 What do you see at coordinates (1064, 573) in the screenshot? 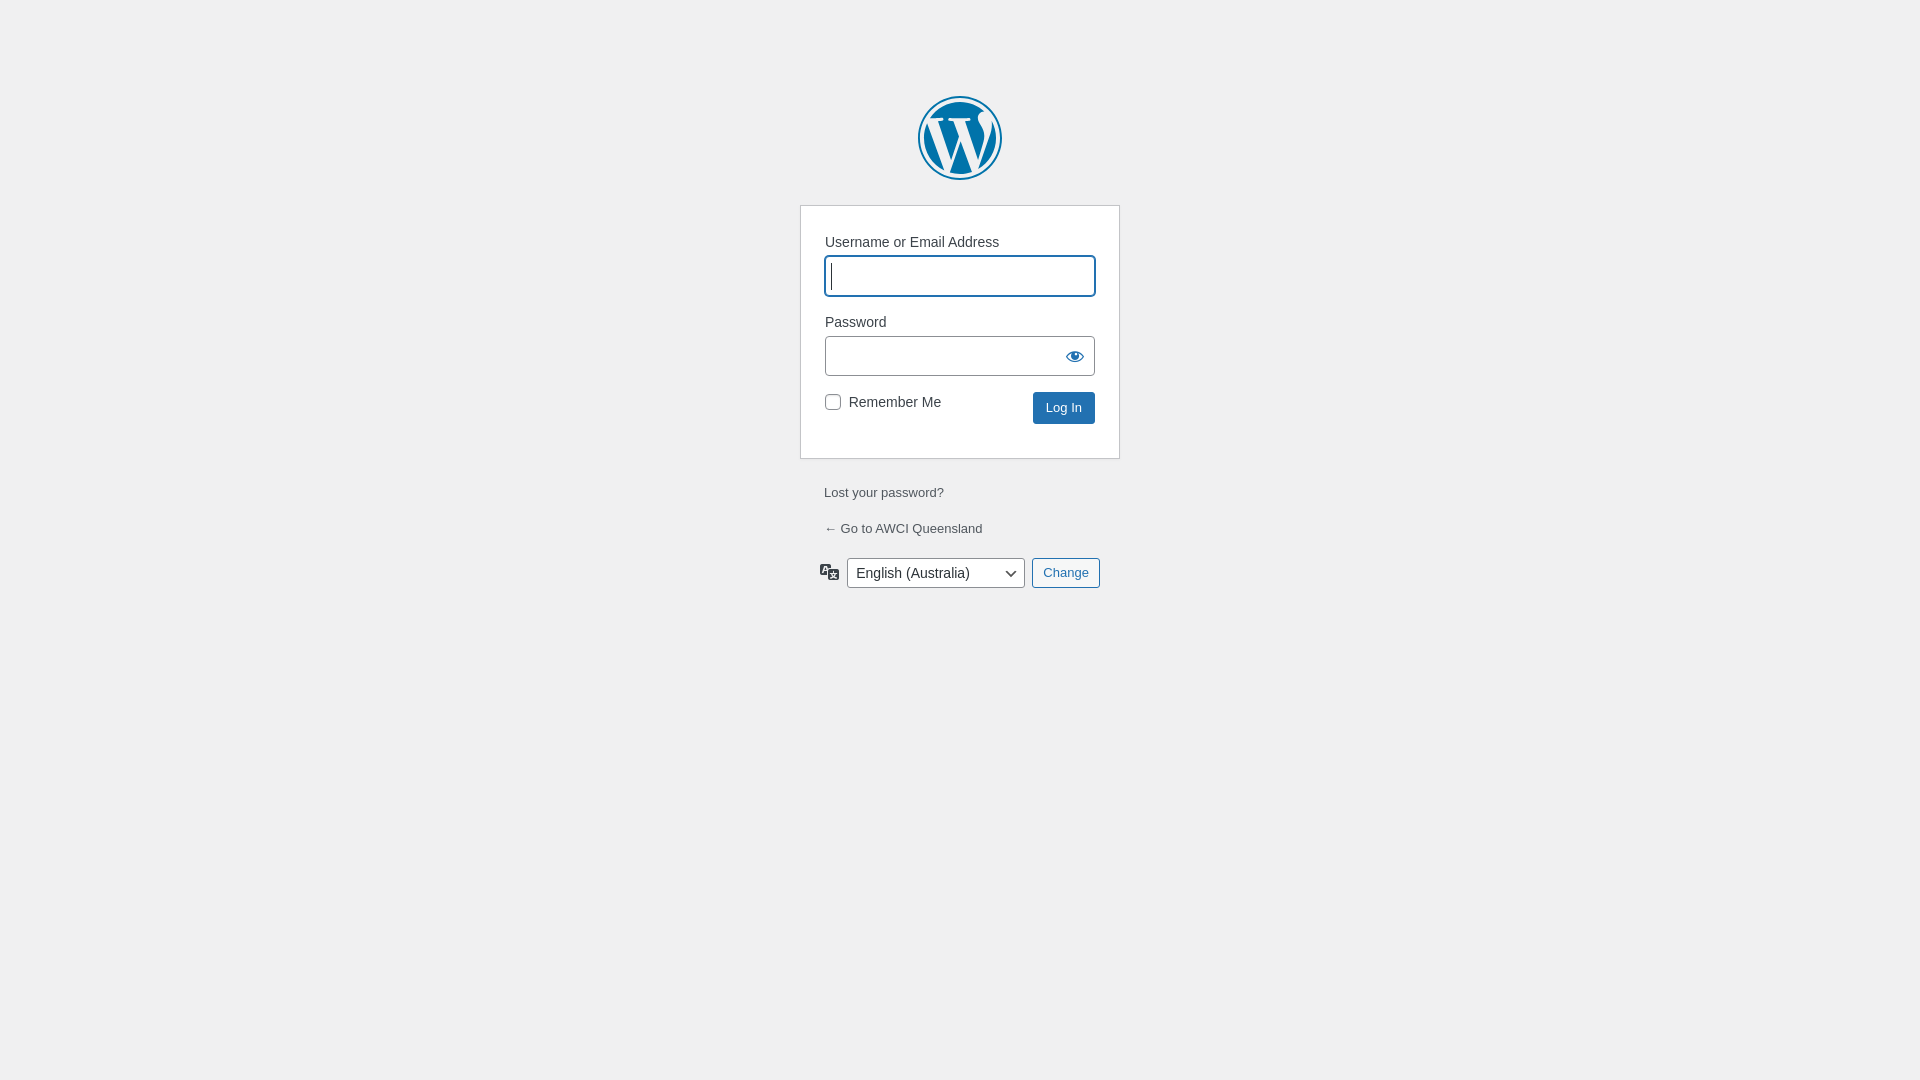
I see `'Change'` at bounding box center [1064, 573].